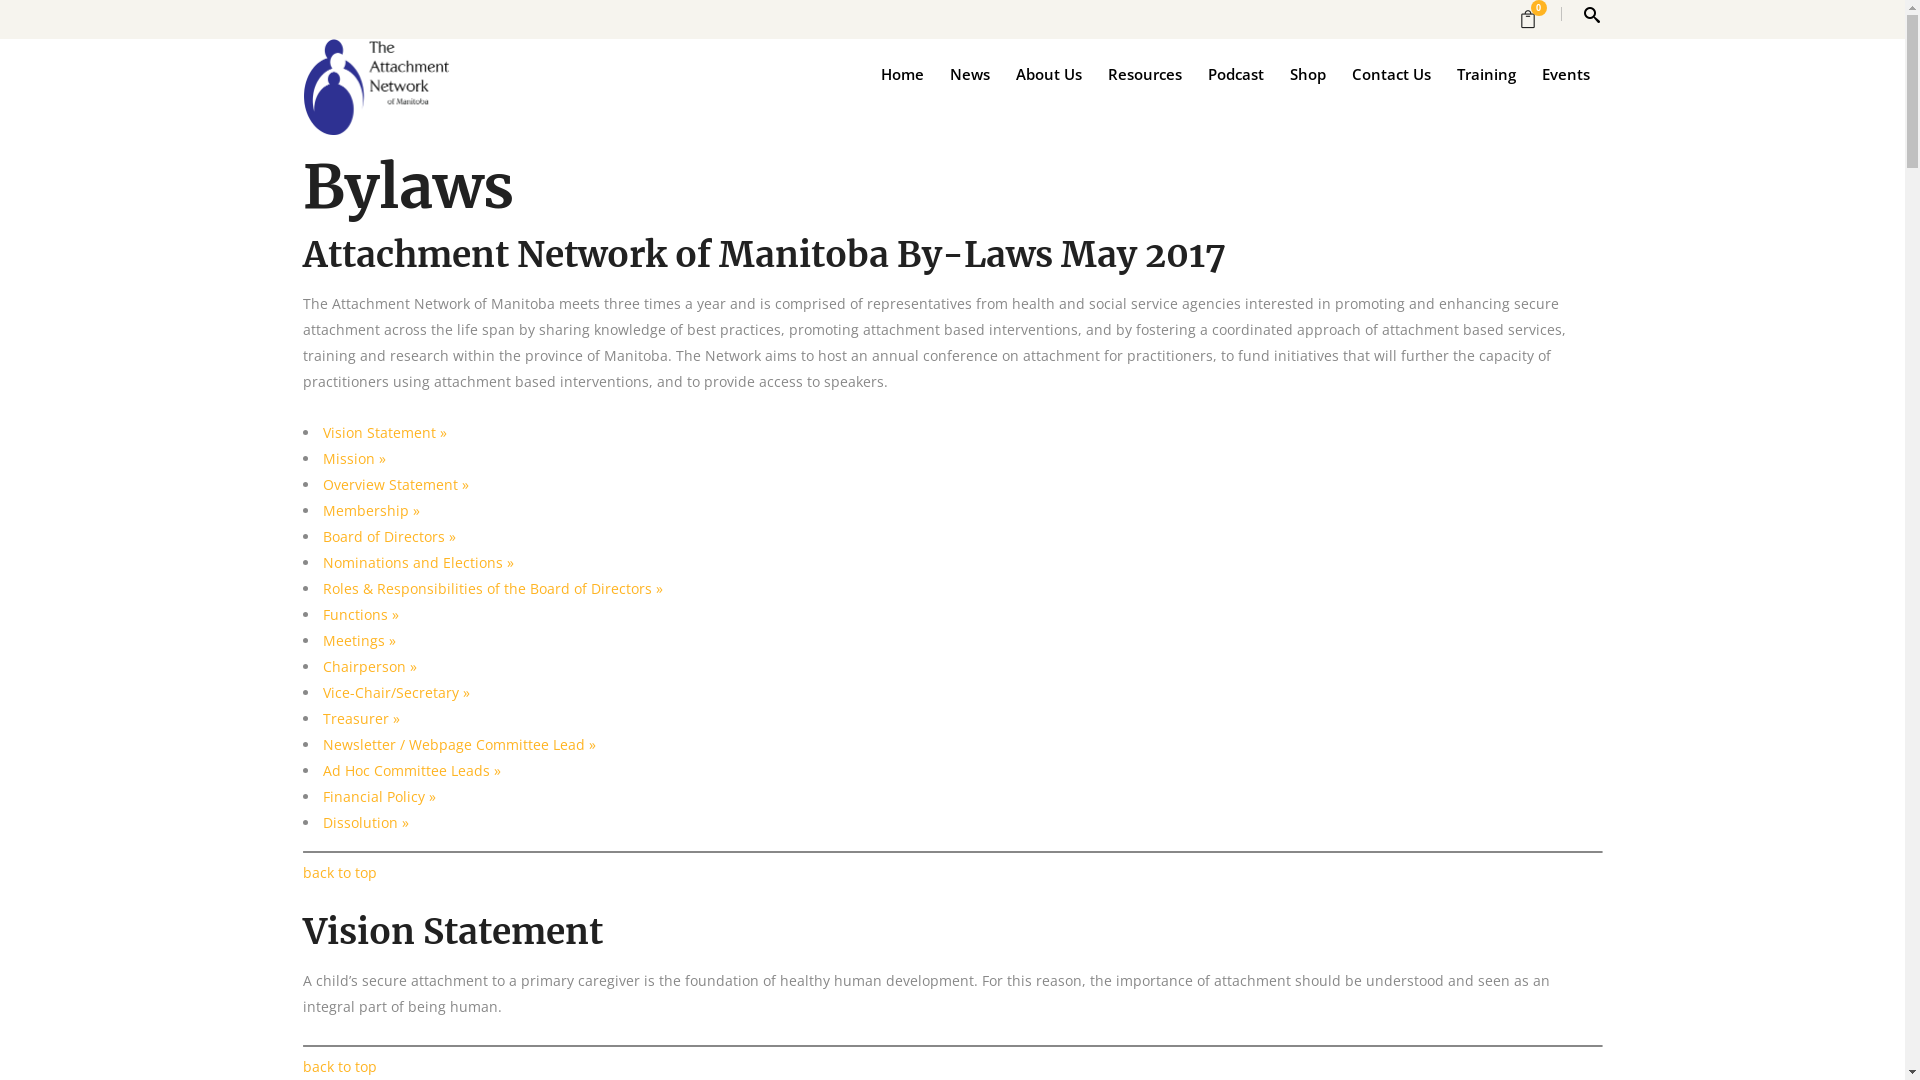 This screenshot has width=1920, height=1080. I want to click on '0', so click(1533, 19).